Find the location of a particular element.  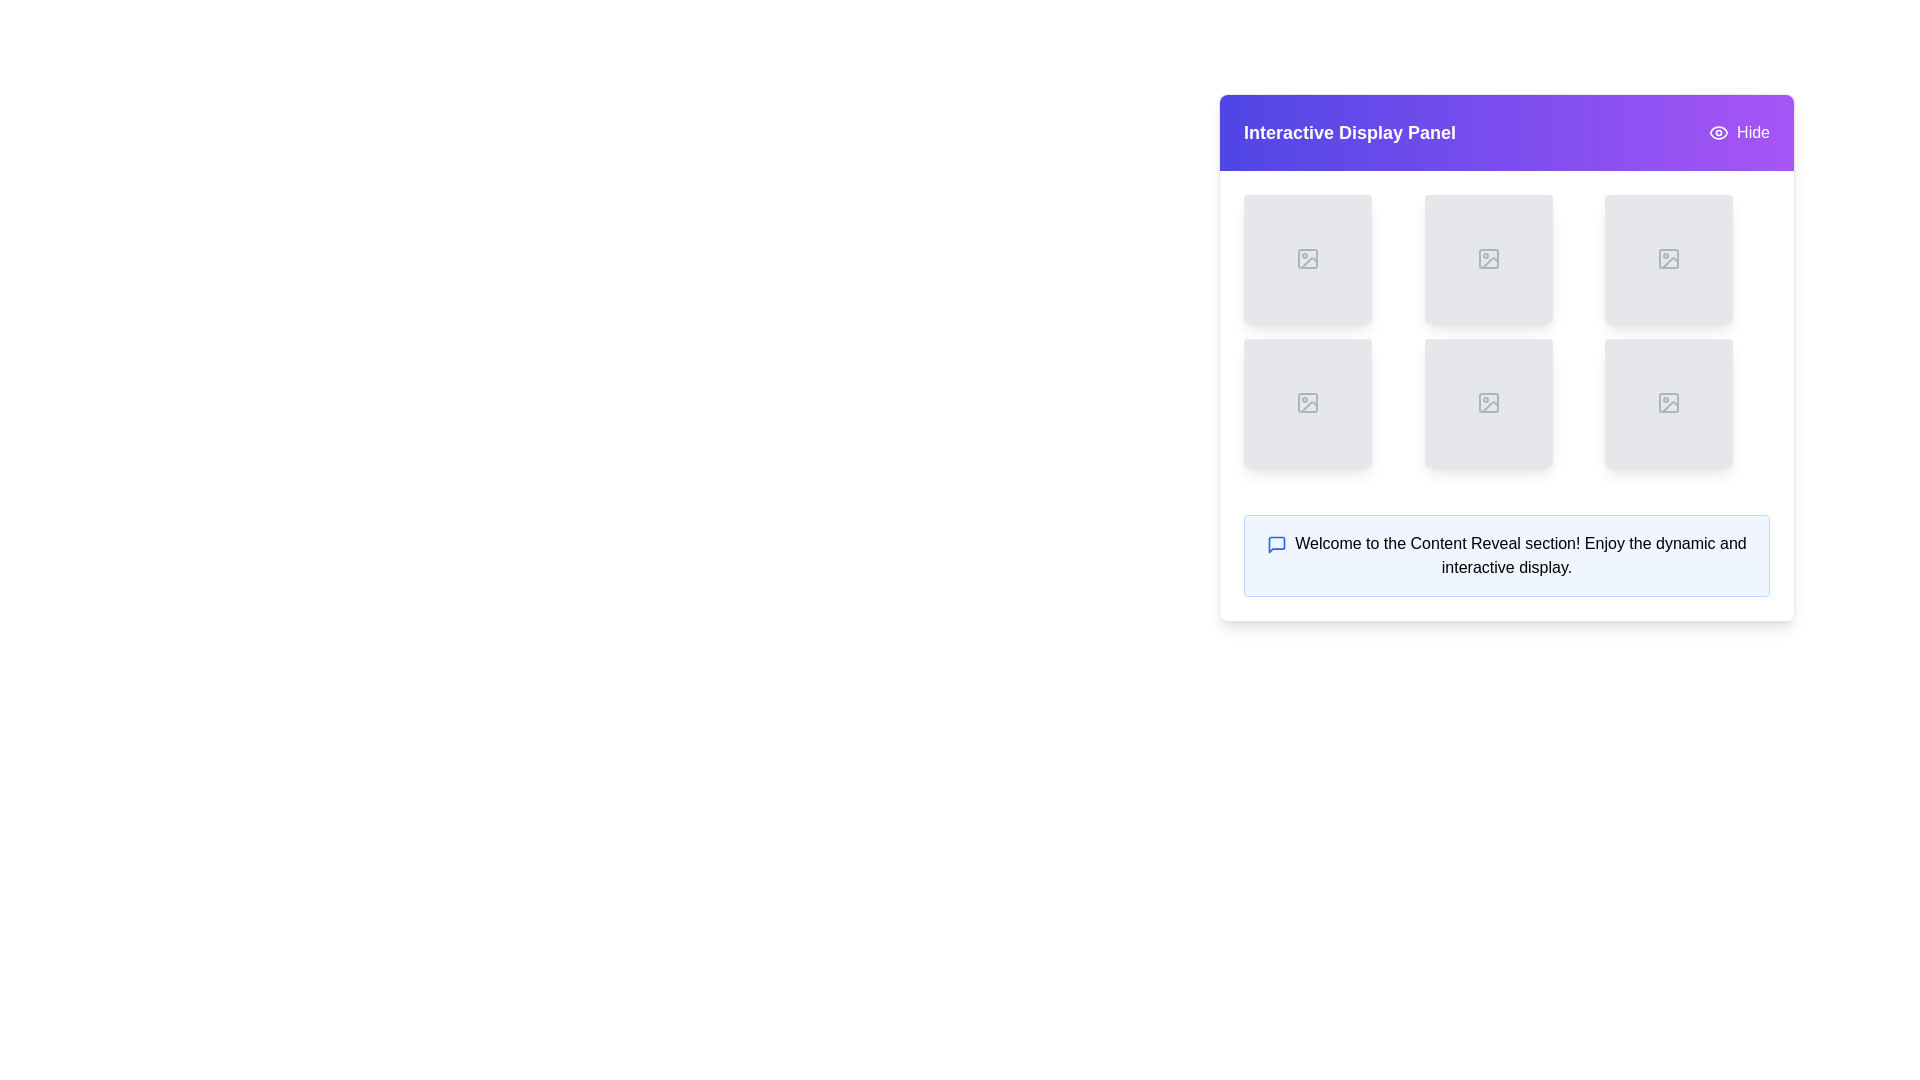

the visibility icon located in the top-right corner of the interface, immediately is located at coordinates (1717, 132).